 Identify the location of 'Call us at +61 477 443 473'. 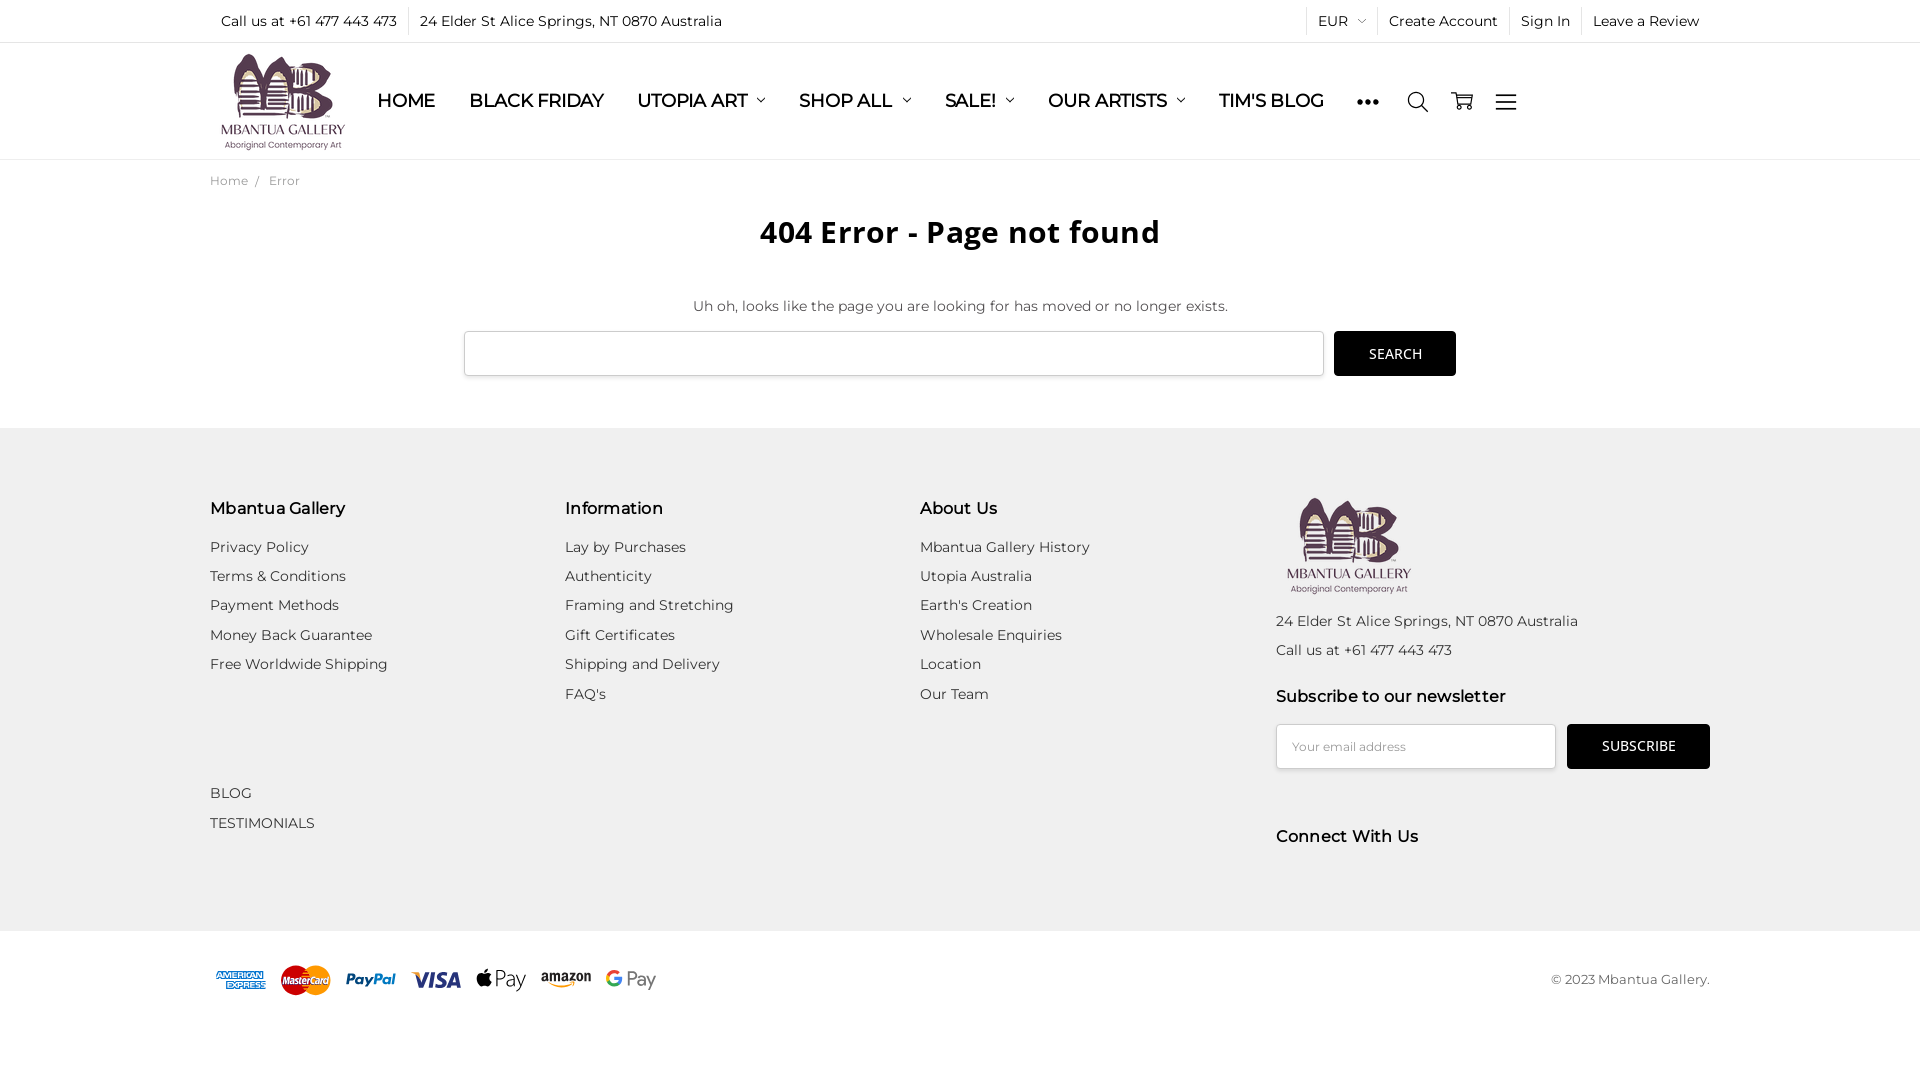
(307, 20).